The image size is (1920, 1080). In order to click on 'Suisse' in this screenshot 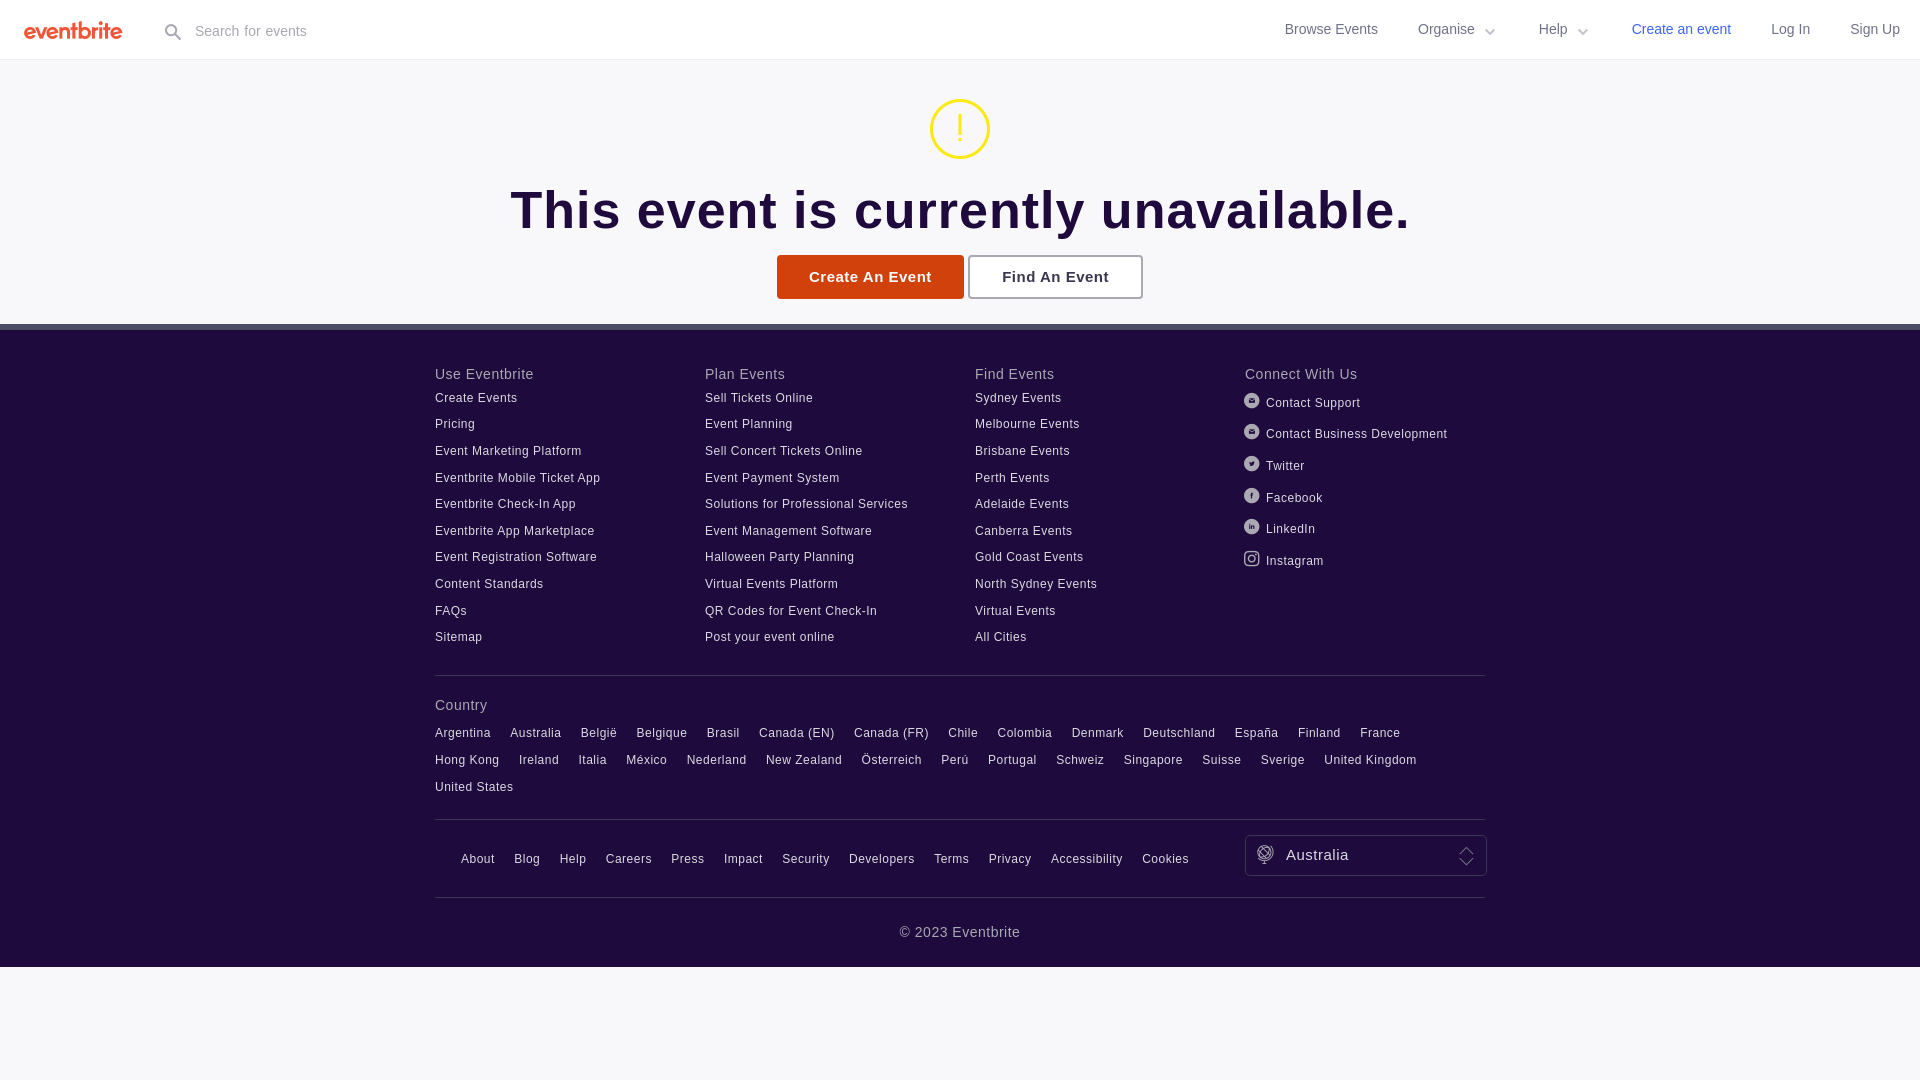, I will do `click(1220, 759)`.